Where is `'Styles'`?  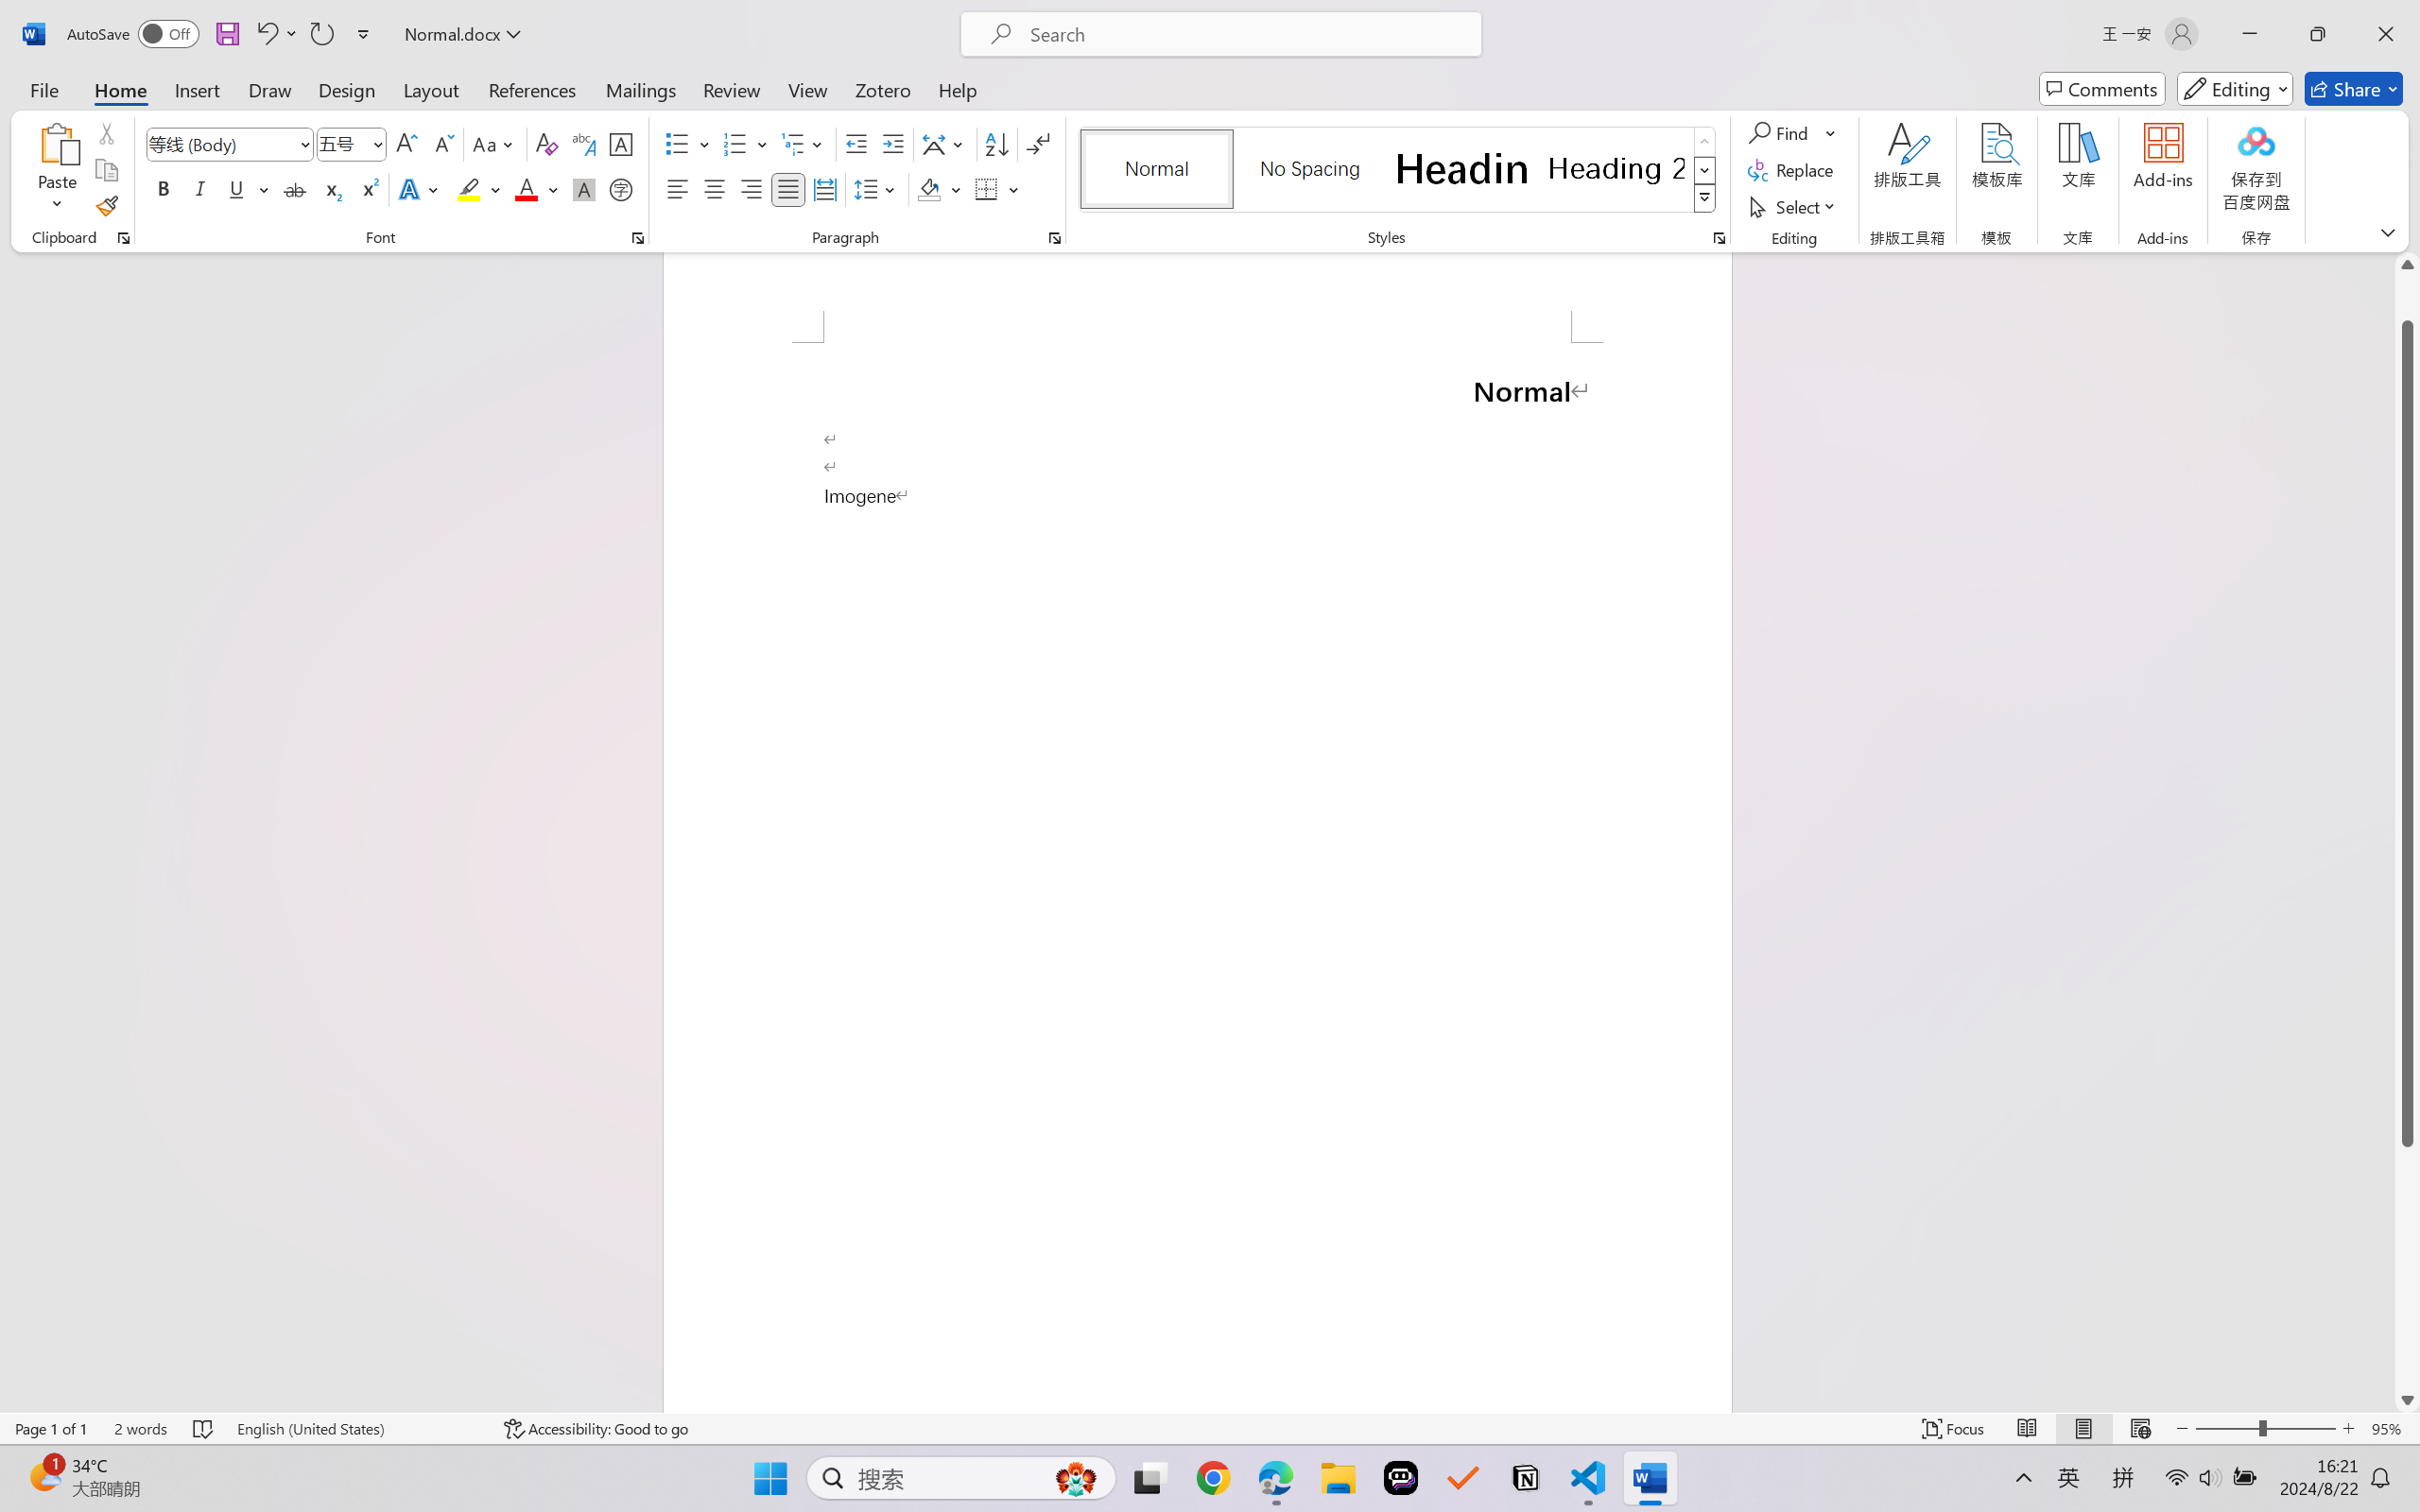 'Styles' is located at coordinates (1703, 198).